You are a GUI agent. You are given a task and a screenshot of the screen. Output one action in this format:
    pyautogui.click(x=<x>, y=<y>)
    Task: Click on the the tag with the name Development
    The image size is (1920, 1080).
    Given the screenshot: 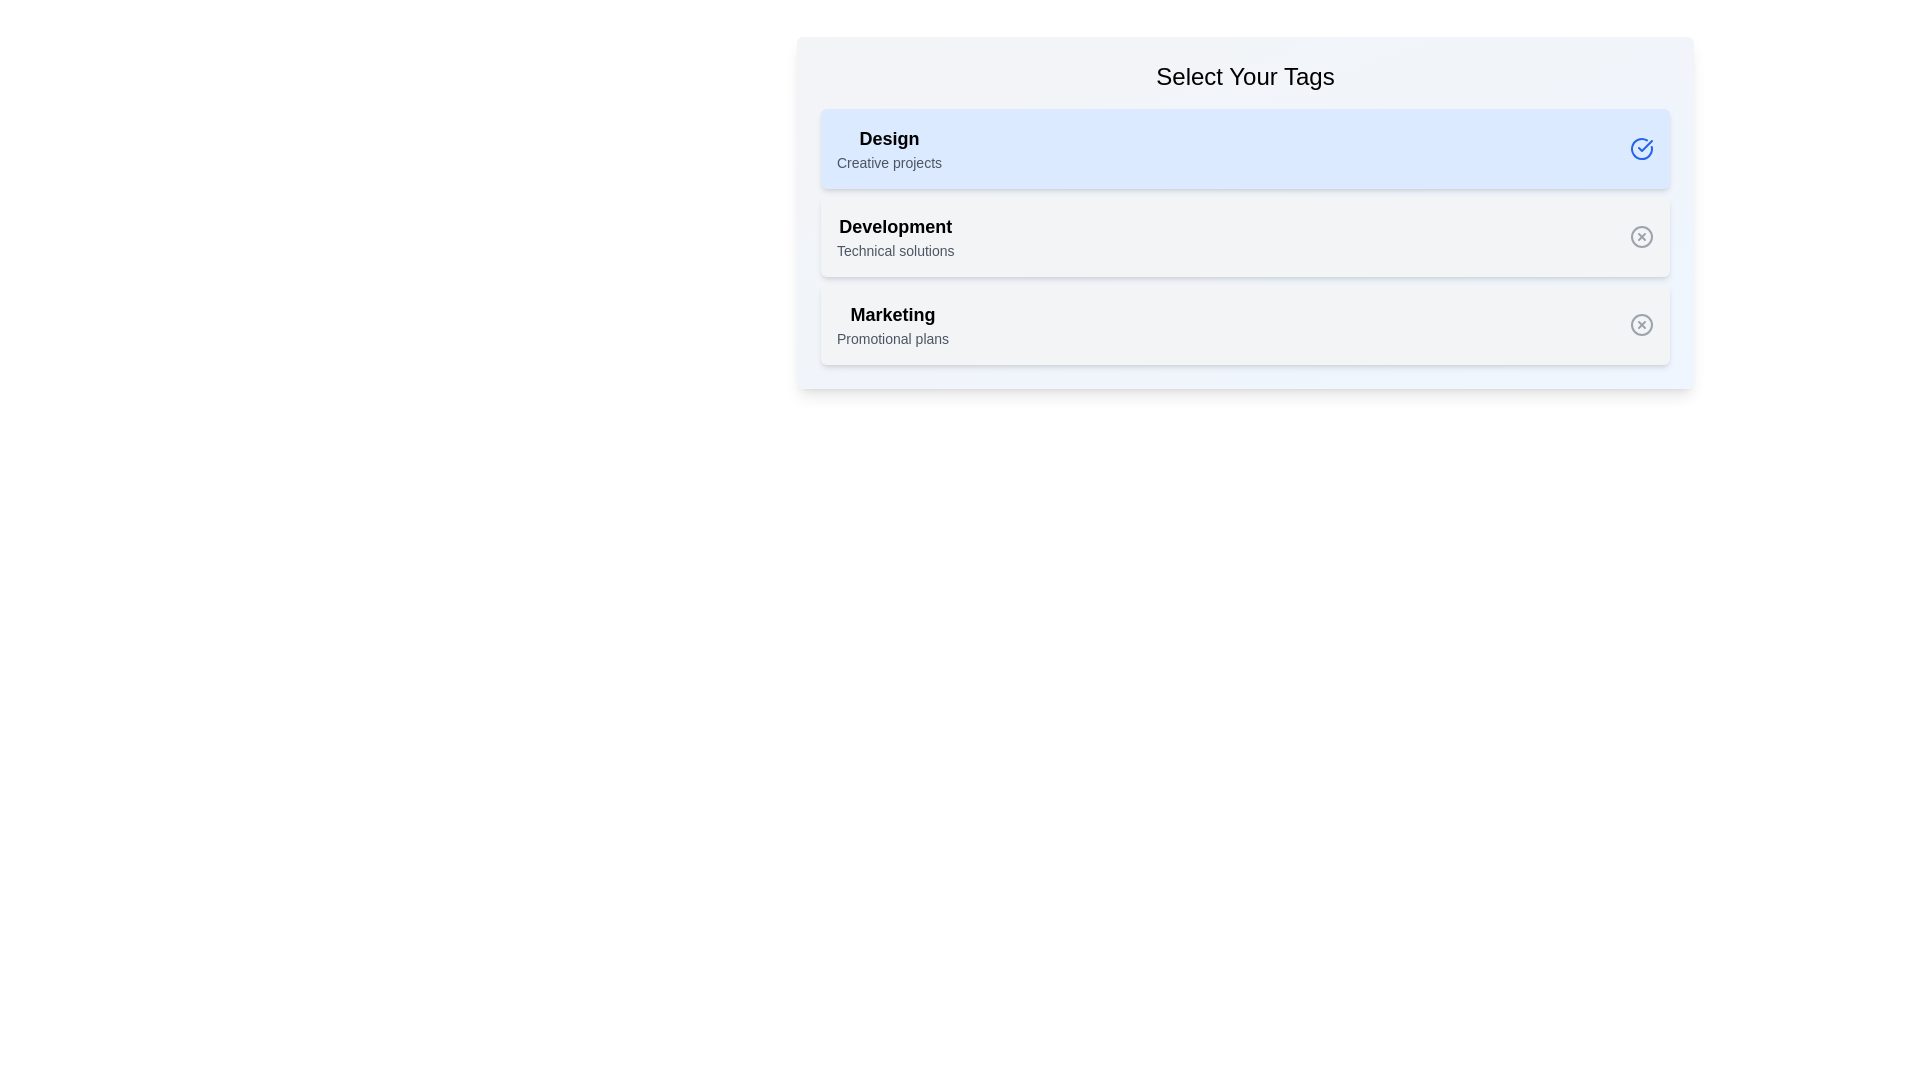 What is the action you would take?
    pyautogui.click(x=894, y=235)
    